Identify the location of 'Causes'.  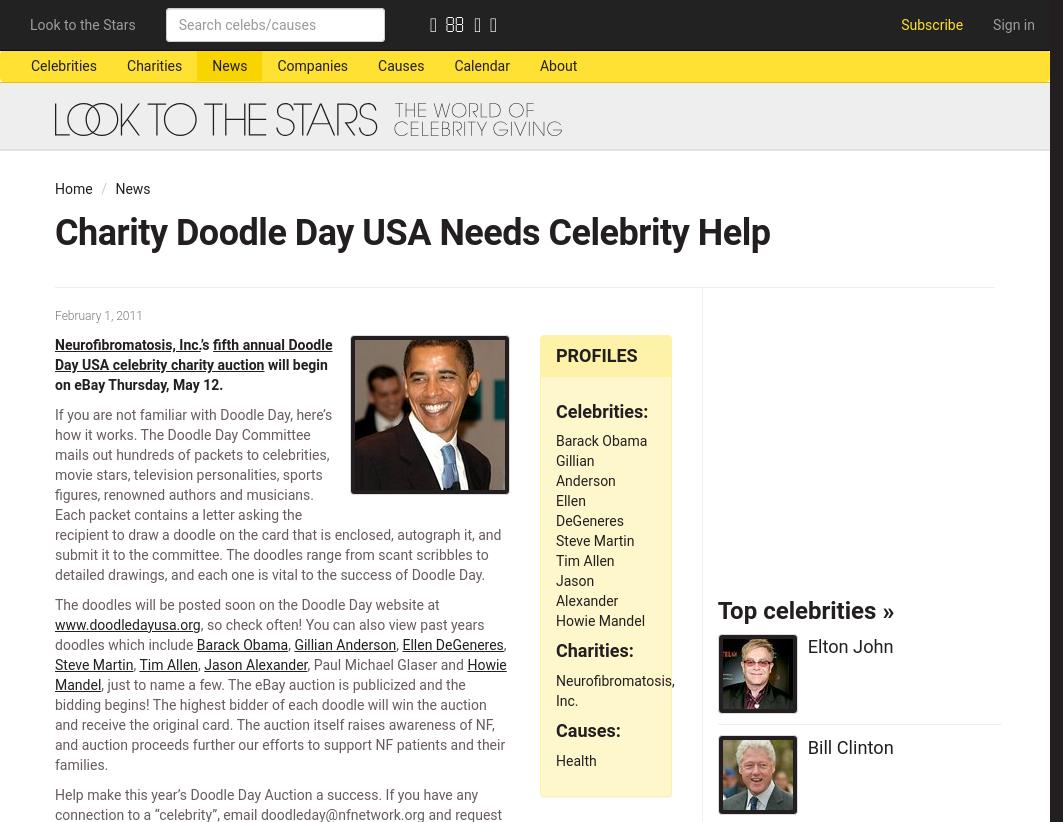
(400, 66).